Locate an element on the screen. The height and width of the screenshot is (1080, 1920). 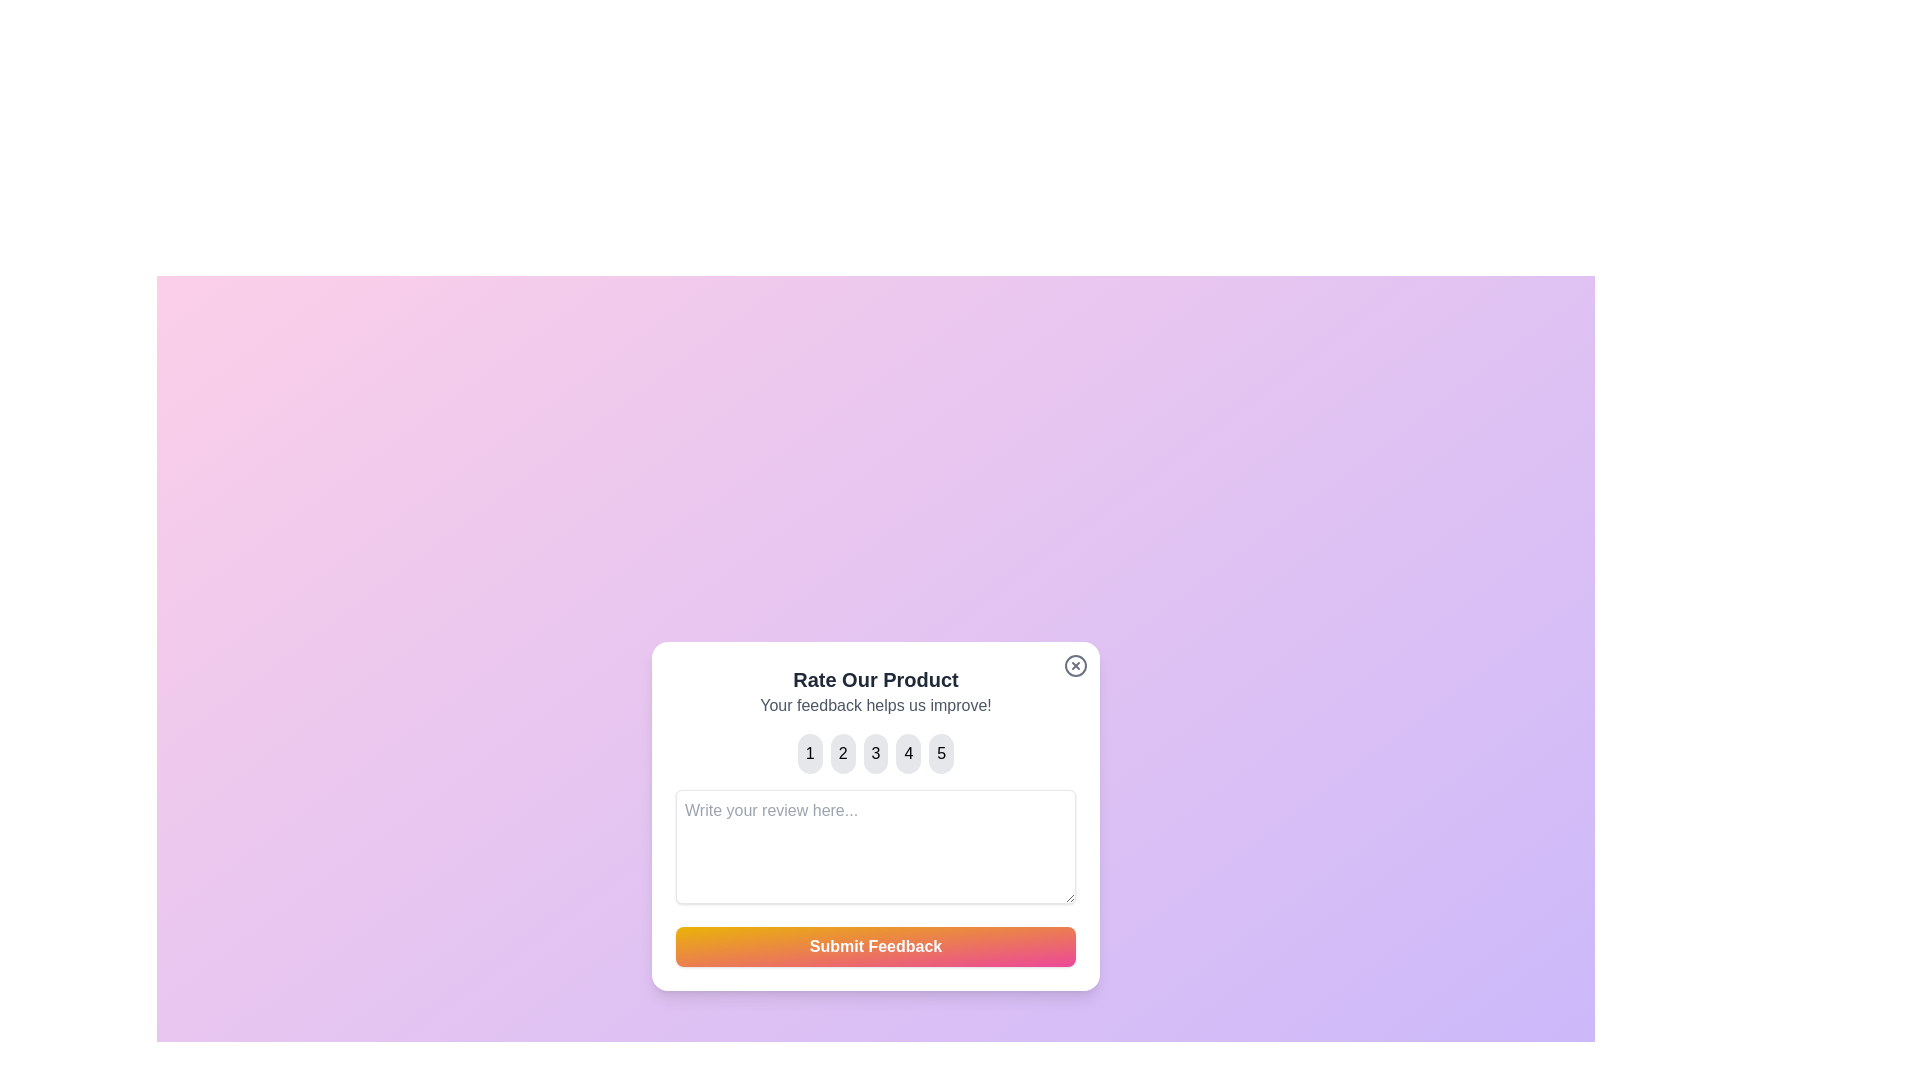
the button corresponding to the rating 5 is located at coordinates (940, 753).